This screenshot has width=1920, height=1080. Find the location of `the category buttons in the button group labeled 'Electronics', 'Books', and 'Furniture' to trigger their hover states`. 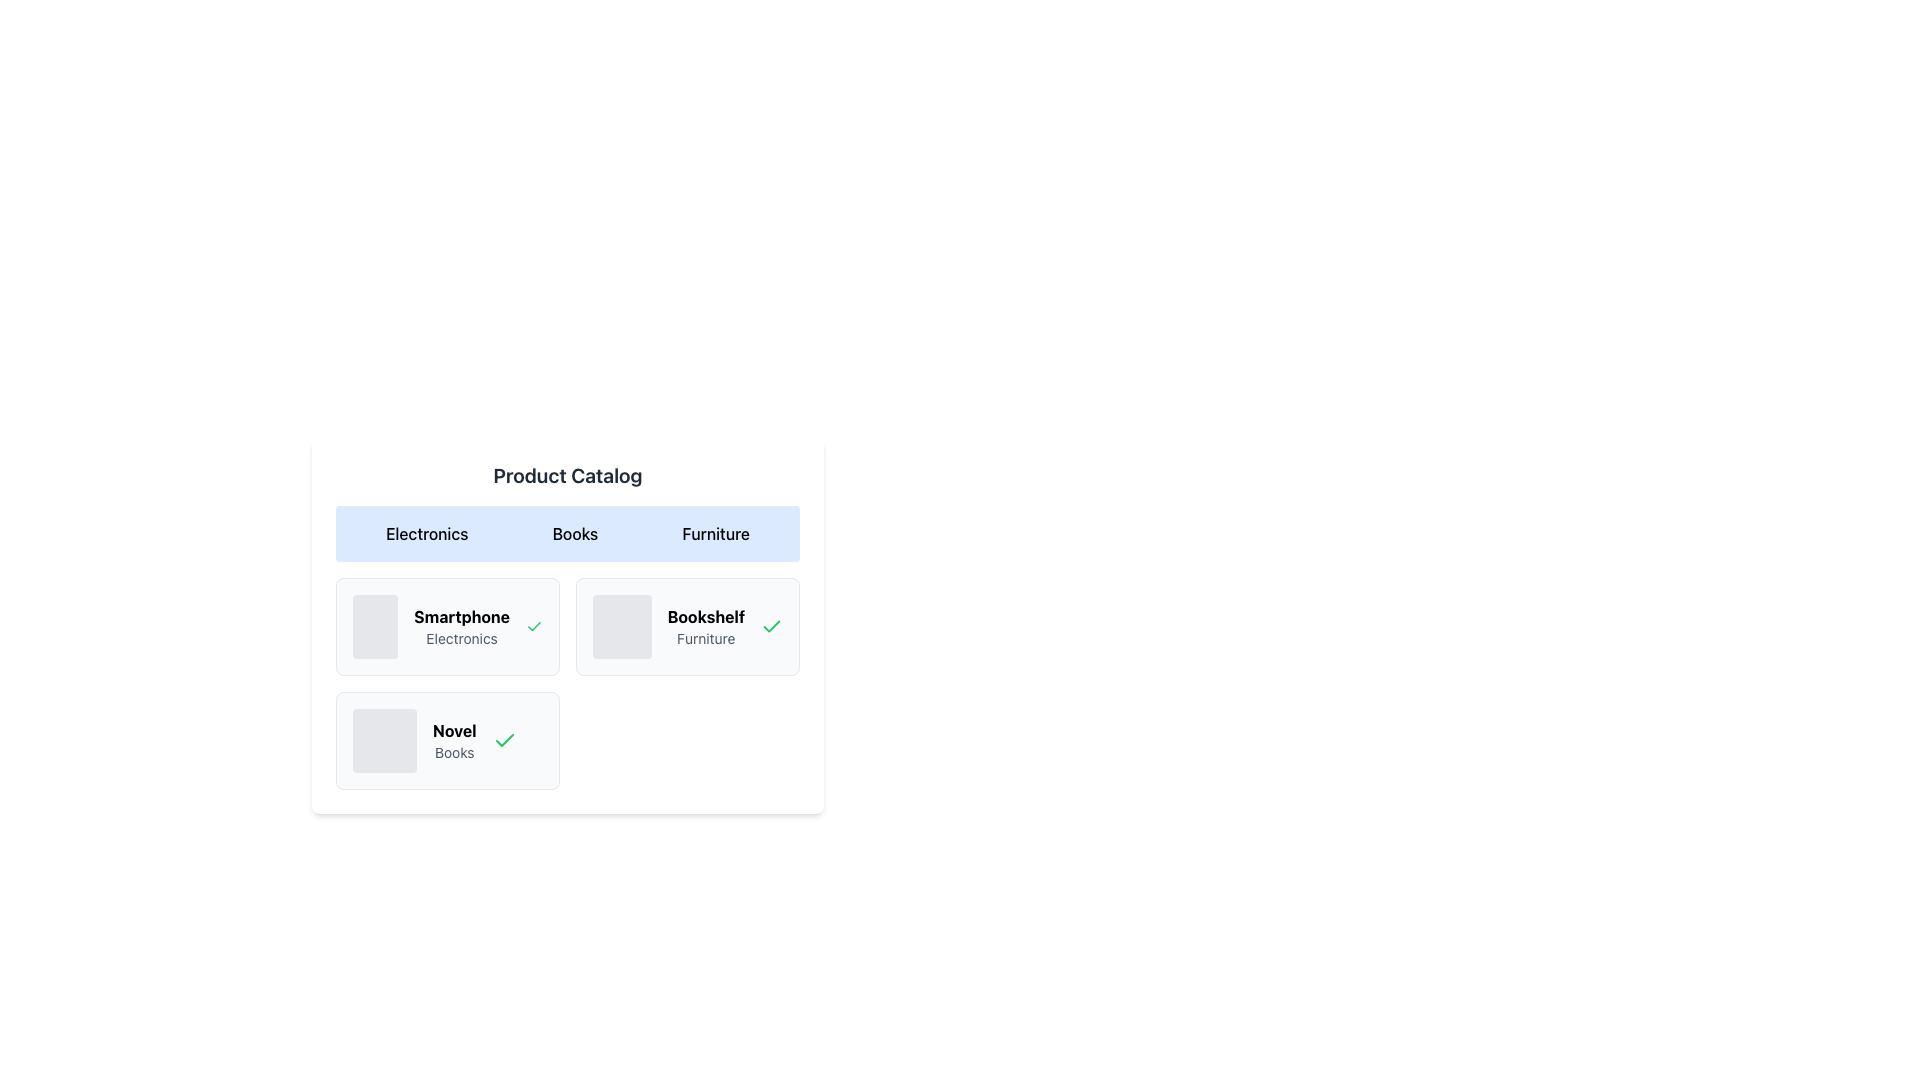

the category buttons in the button group labeled 'Electronics', 'Books', and 'Furniture' to trigger their hover states is located at coordinates (566, 532).